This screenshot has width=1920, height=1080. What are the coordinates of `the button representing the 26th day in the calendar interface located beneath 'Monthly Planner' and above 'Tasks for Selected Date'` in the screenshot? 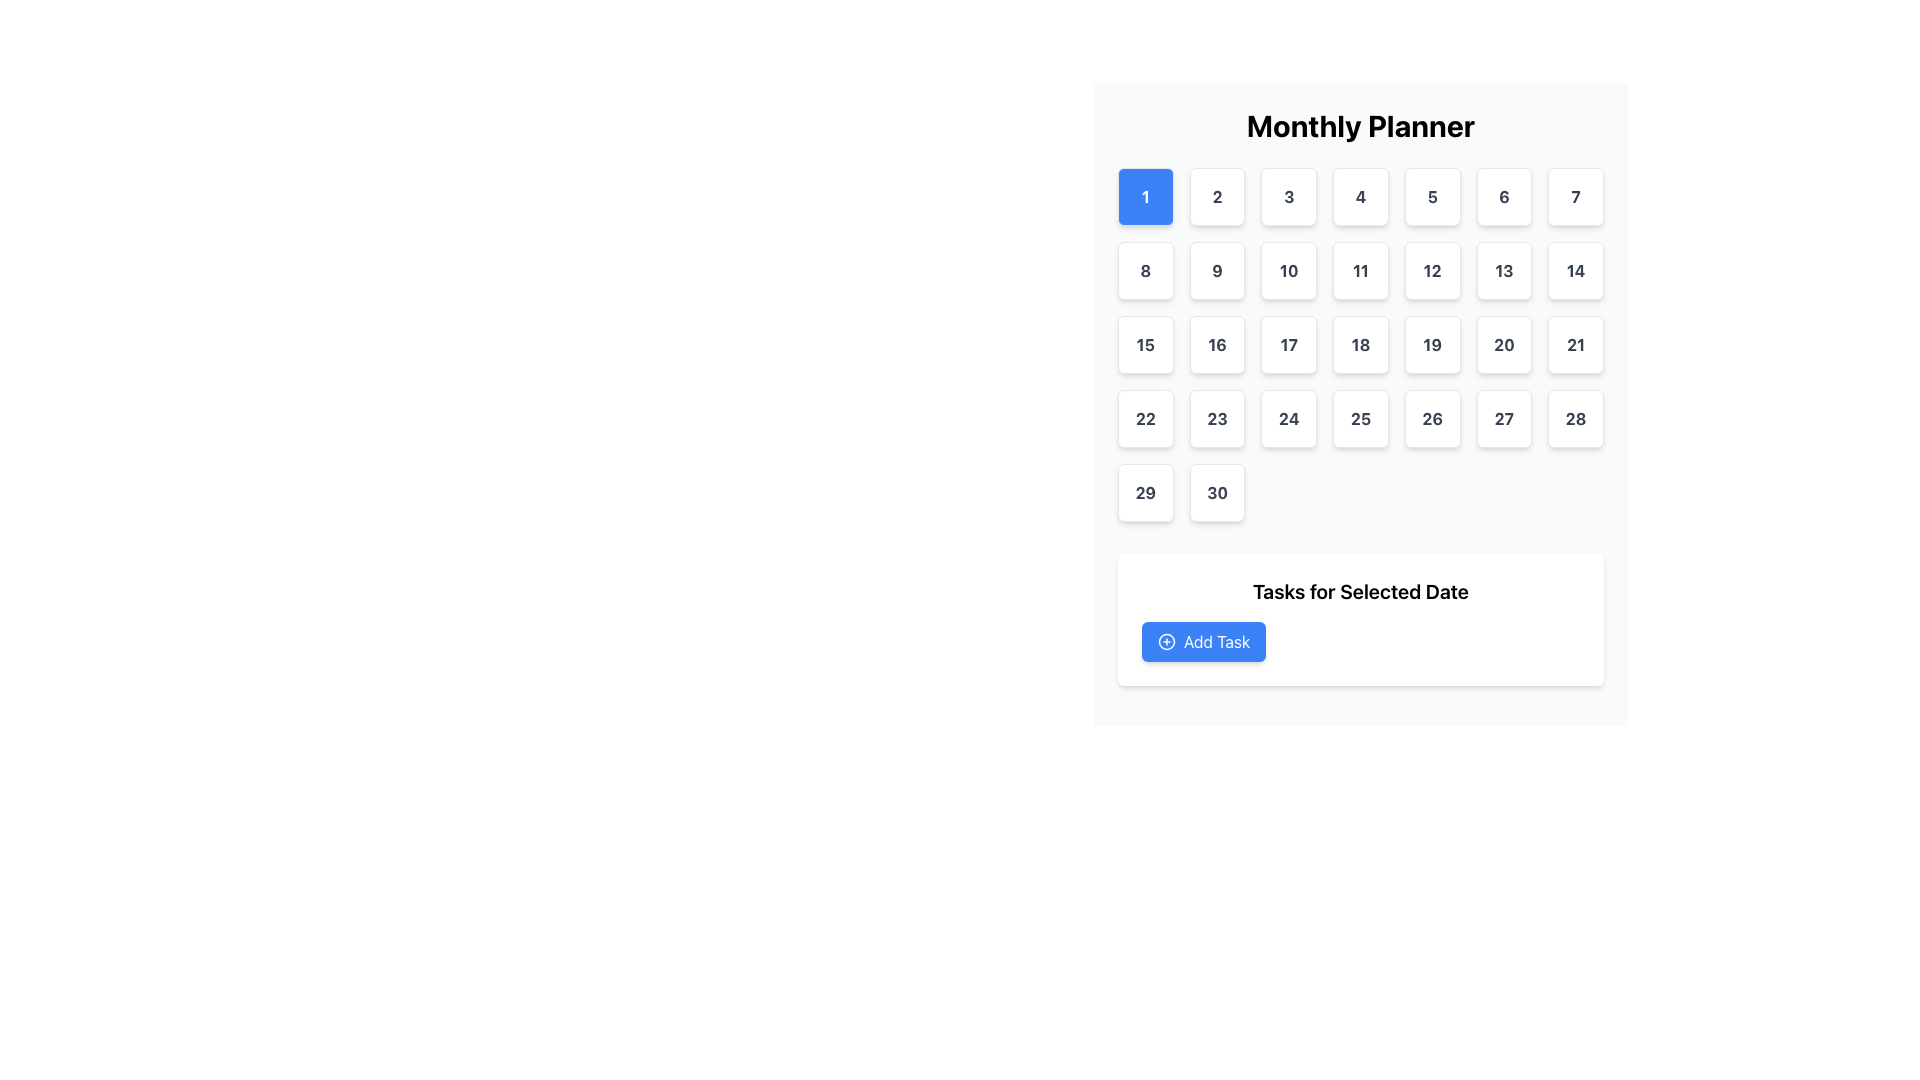 It's located at (1431, 418).